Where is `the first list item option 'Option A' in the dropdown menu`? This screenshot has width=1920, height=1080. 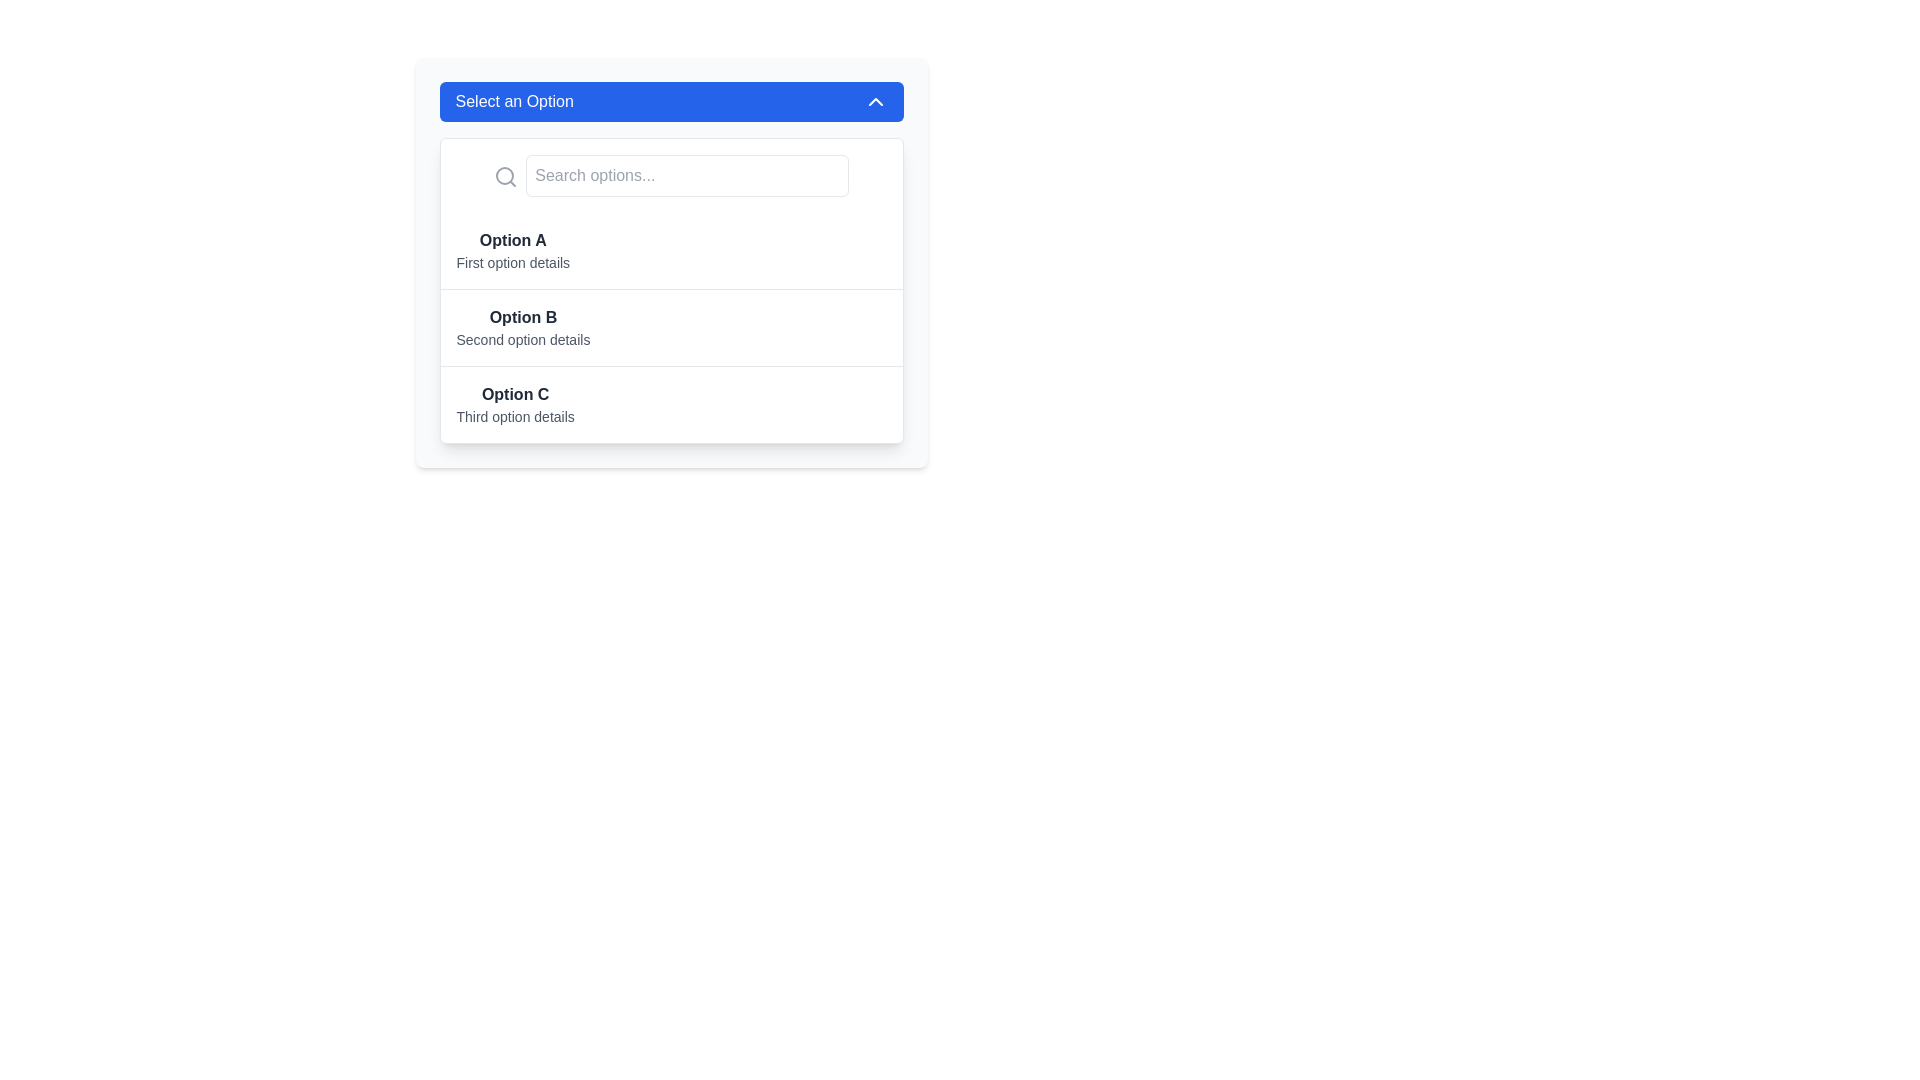
the first list item option 'Option A' in the dropdown menu is located at coordinates (513, 249).